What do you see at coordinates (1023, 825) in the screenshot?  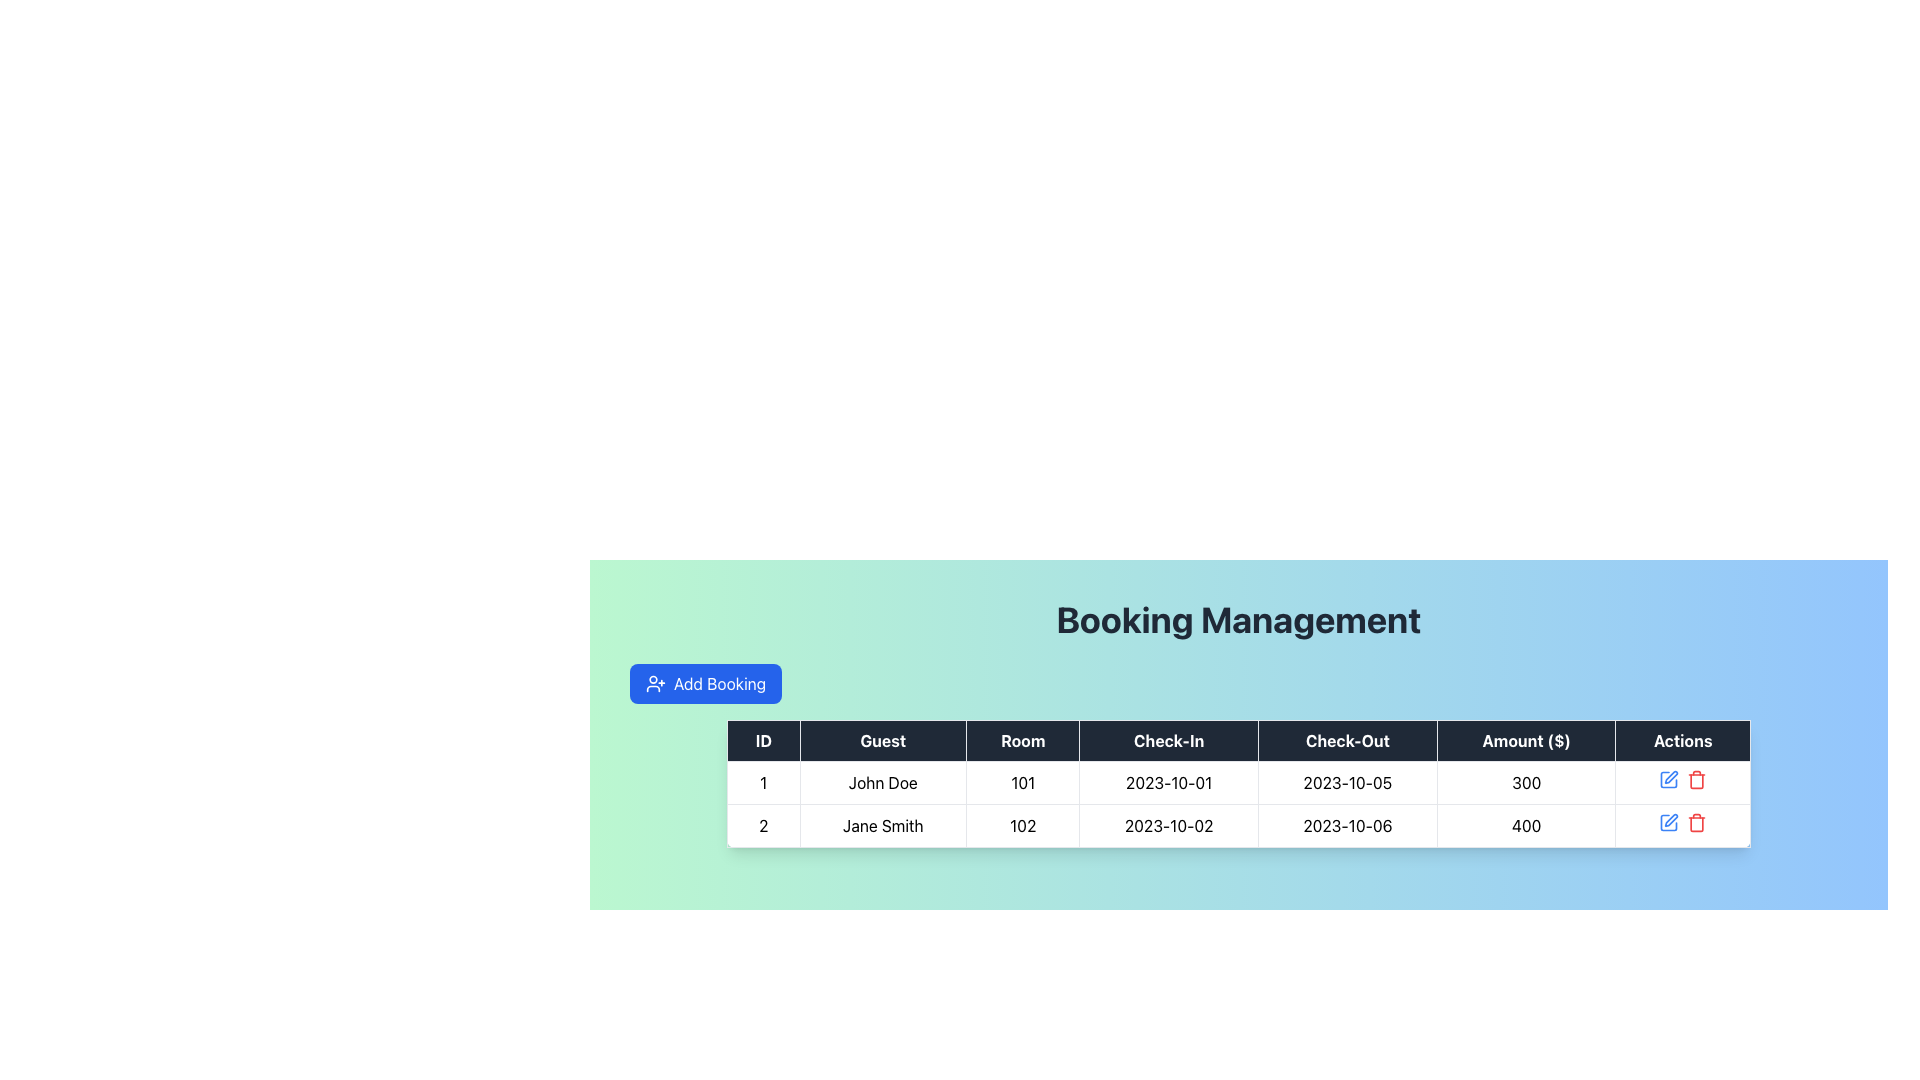 I see `the Static text cell displaying the number '102', which is the third column in the second row of the table, positioned under the 'Room' header and adjacent to the 'Jane Smith' cell` at bounding box center [1023, 825].